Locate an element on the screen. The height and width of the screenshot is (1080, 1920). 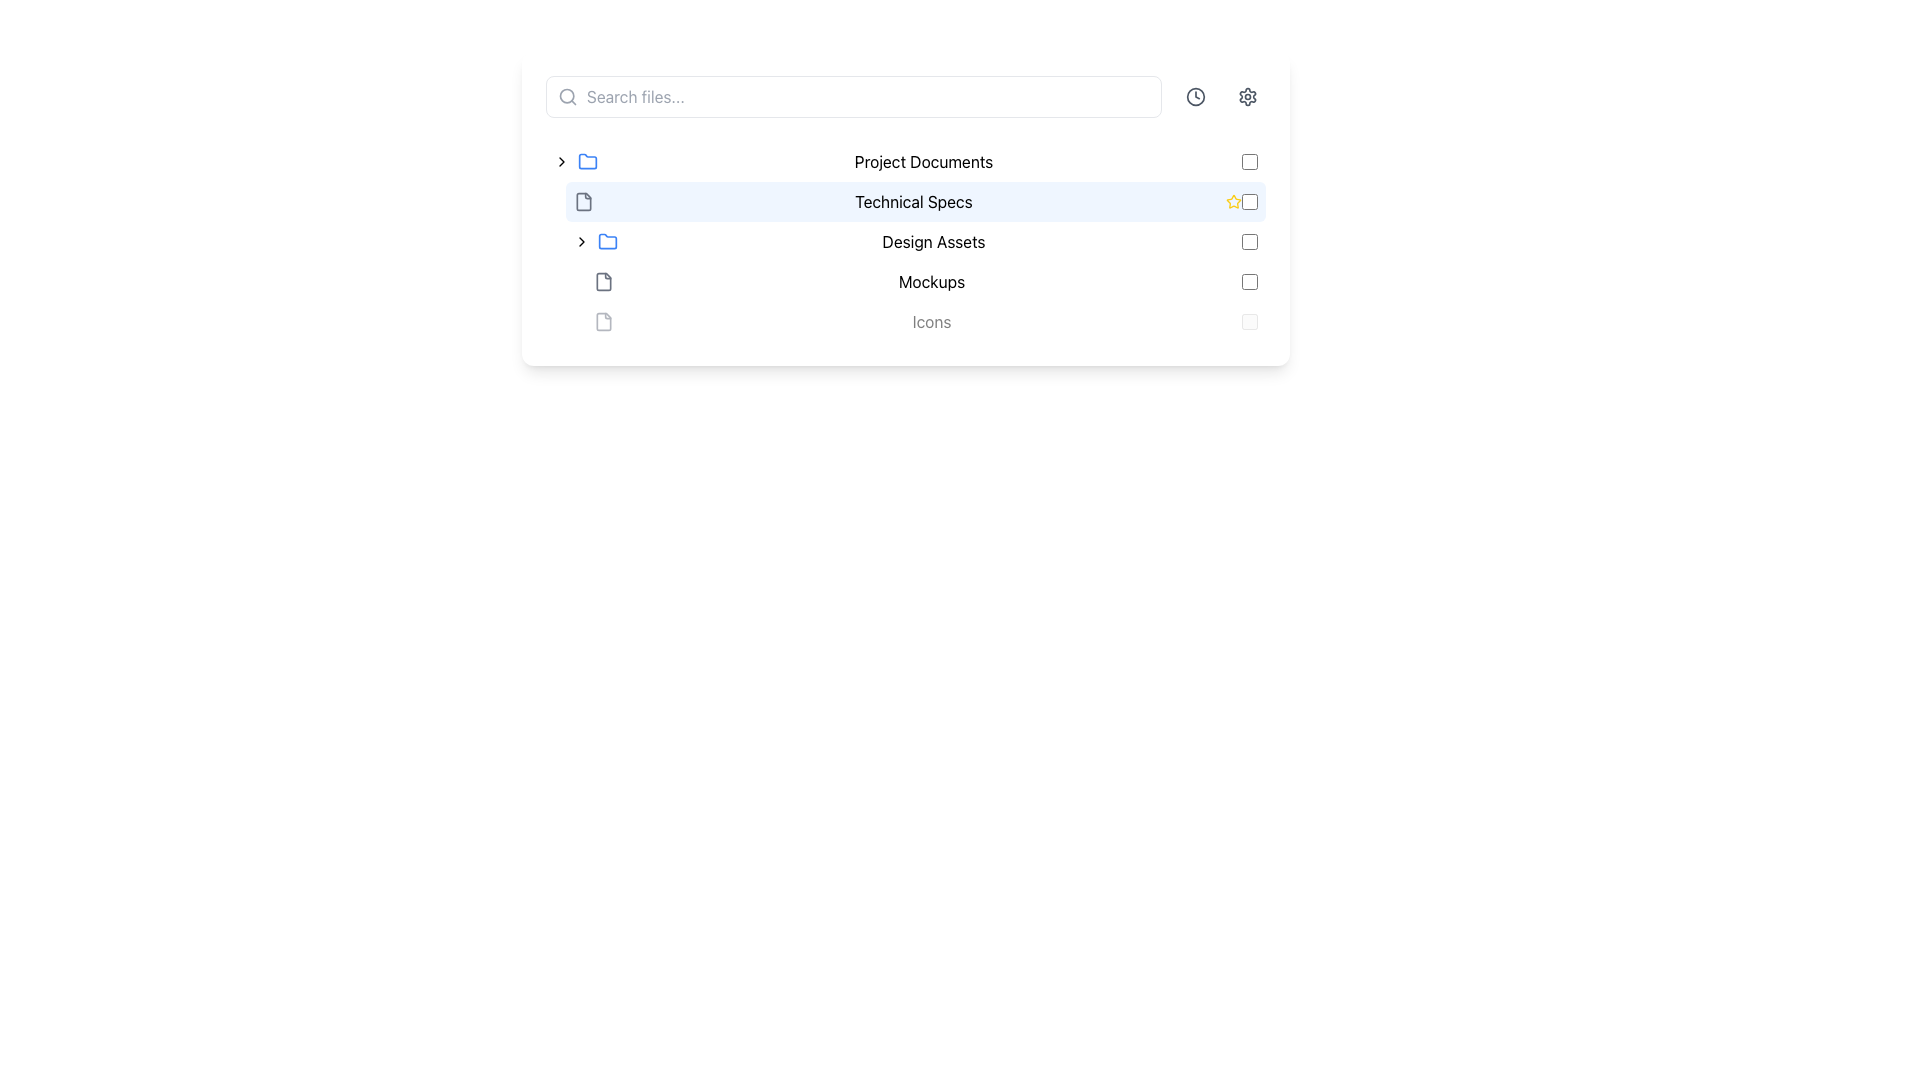
the document icon, which is an SVG graphical element located near the upper left section of the interface, adjacent to the text 'Technical Specs' is located at coordinates (603, 320).